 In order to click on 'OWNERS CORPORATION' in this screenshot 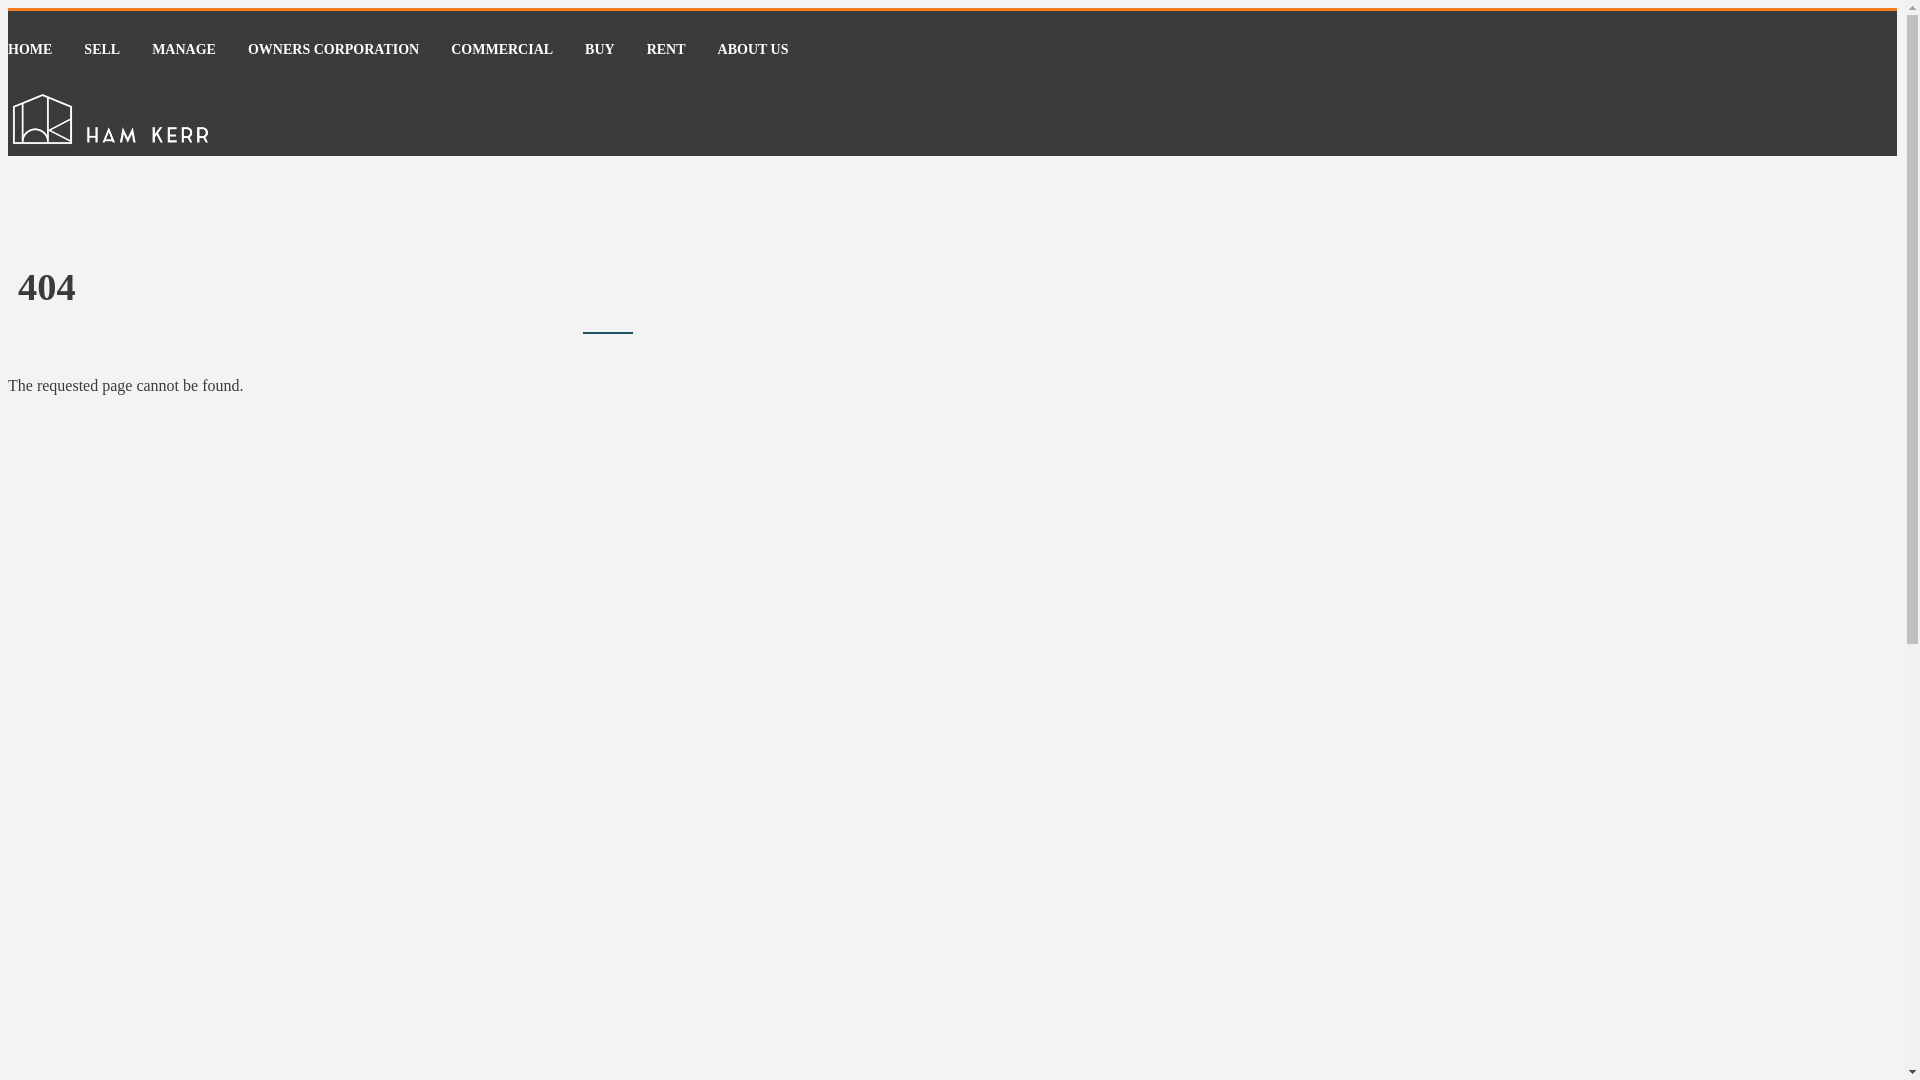, I will do `click(247, 49)`.